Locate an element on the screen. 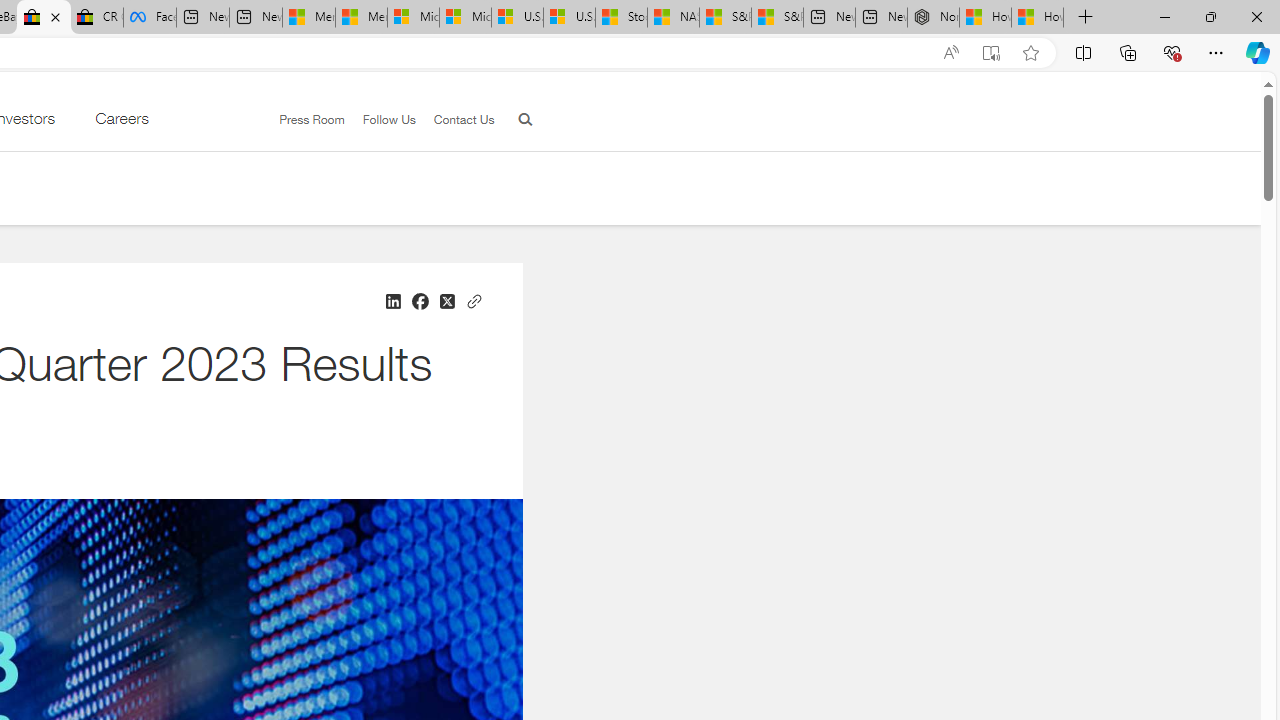 The image size is (1280, 720). 'eBay Inc. Reports Third Quarter 2023 Results' is located at coordinates (44, 17).